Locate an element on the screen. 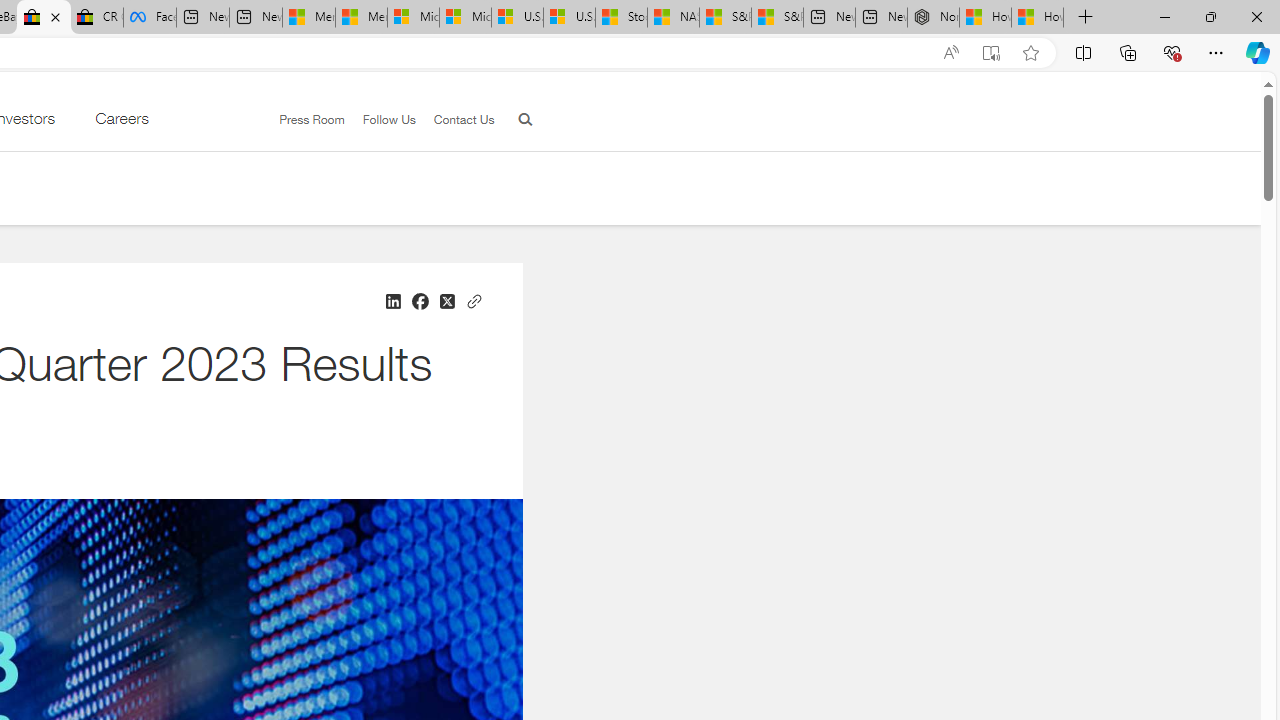 The image size is (1280, 720). 'eBay Inc. Reports Third Quarter 2023 Results' is located at coordinates (44, 17).